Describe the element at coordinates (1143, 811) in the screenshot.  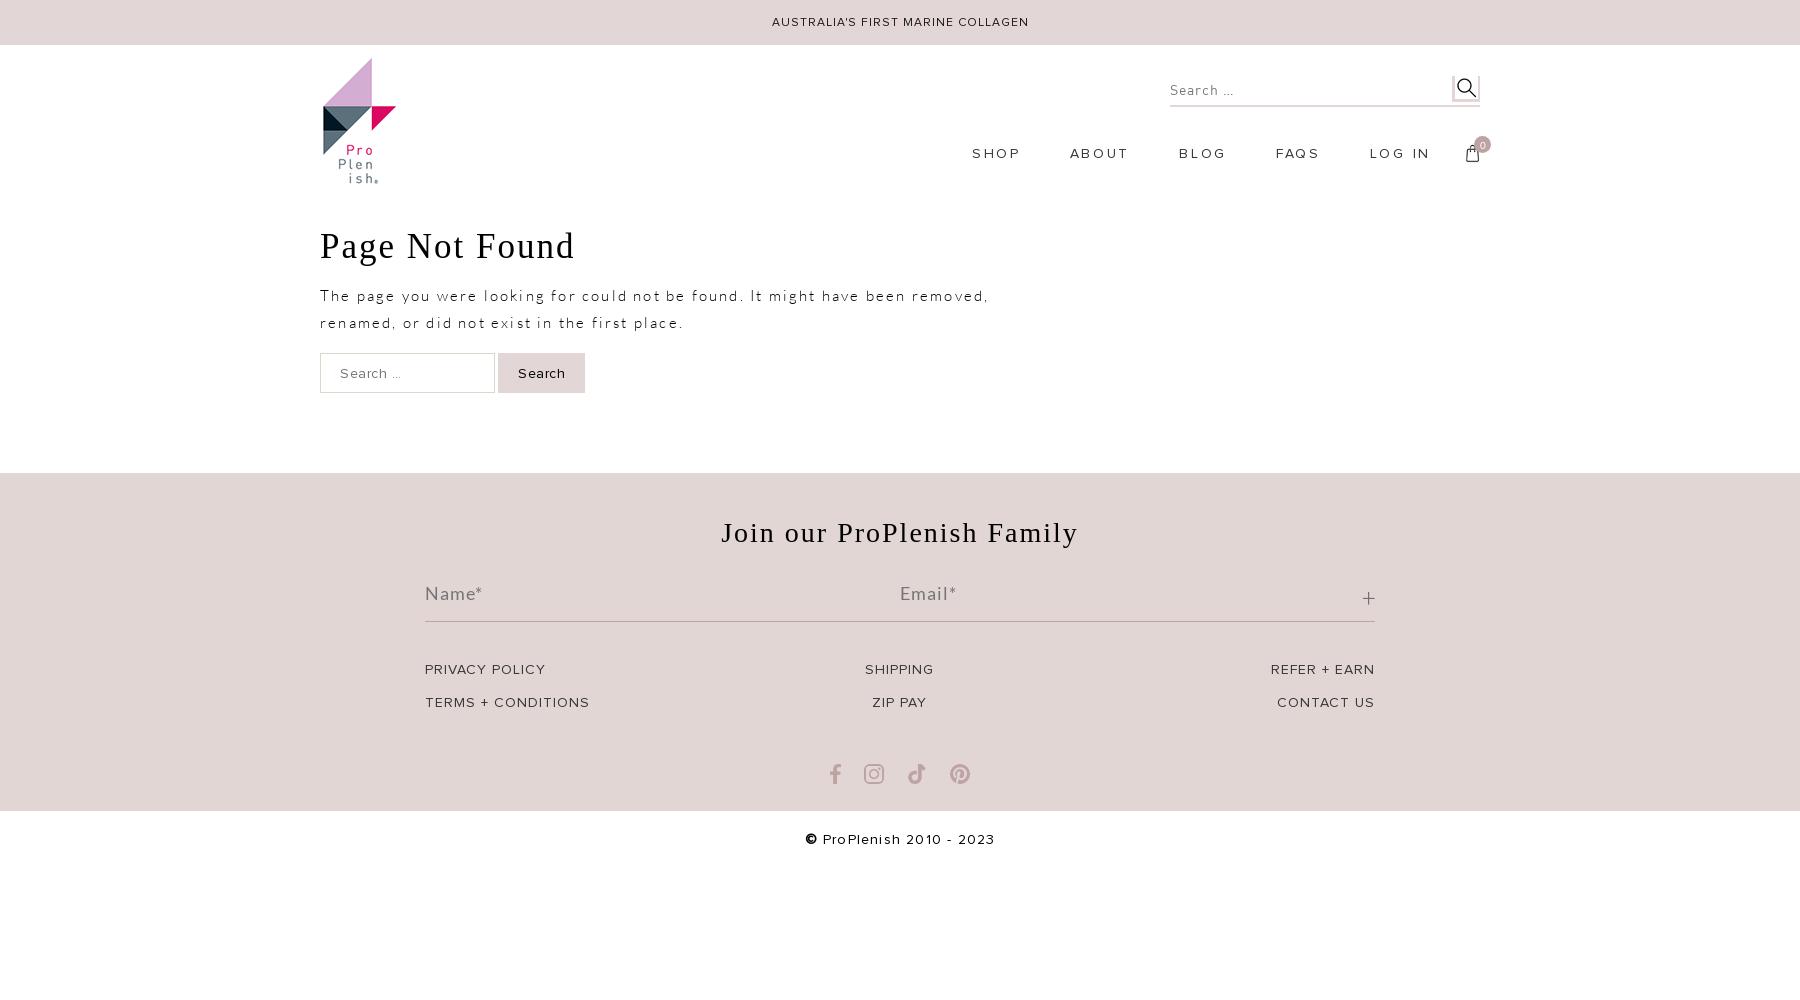
I see `'X'` at that location.